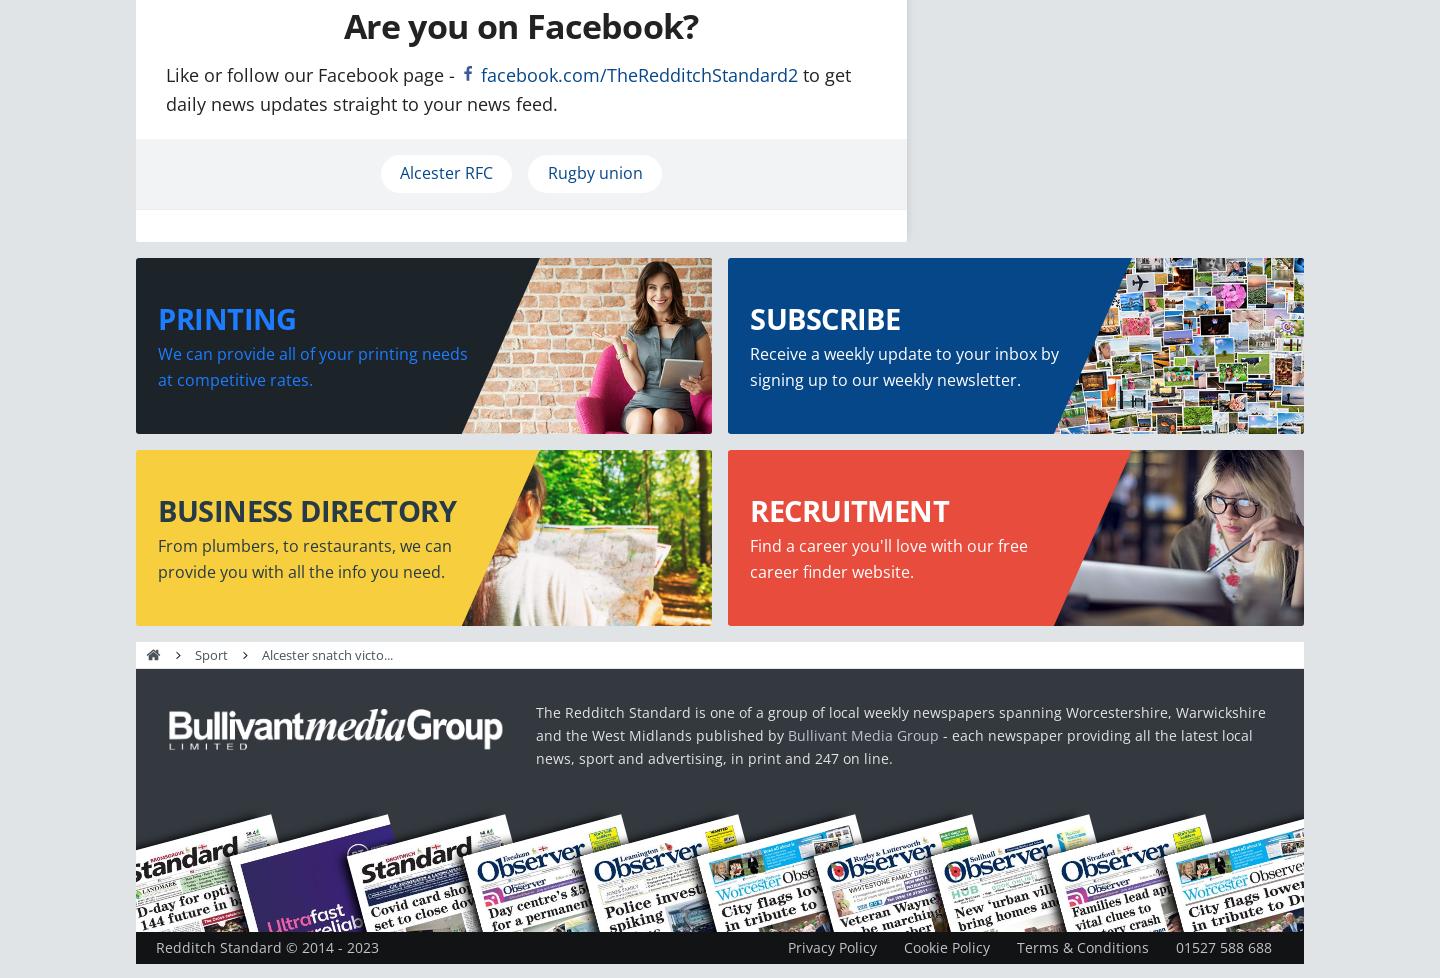  I want to click on 'Cookie Policy', so click(946, 946).